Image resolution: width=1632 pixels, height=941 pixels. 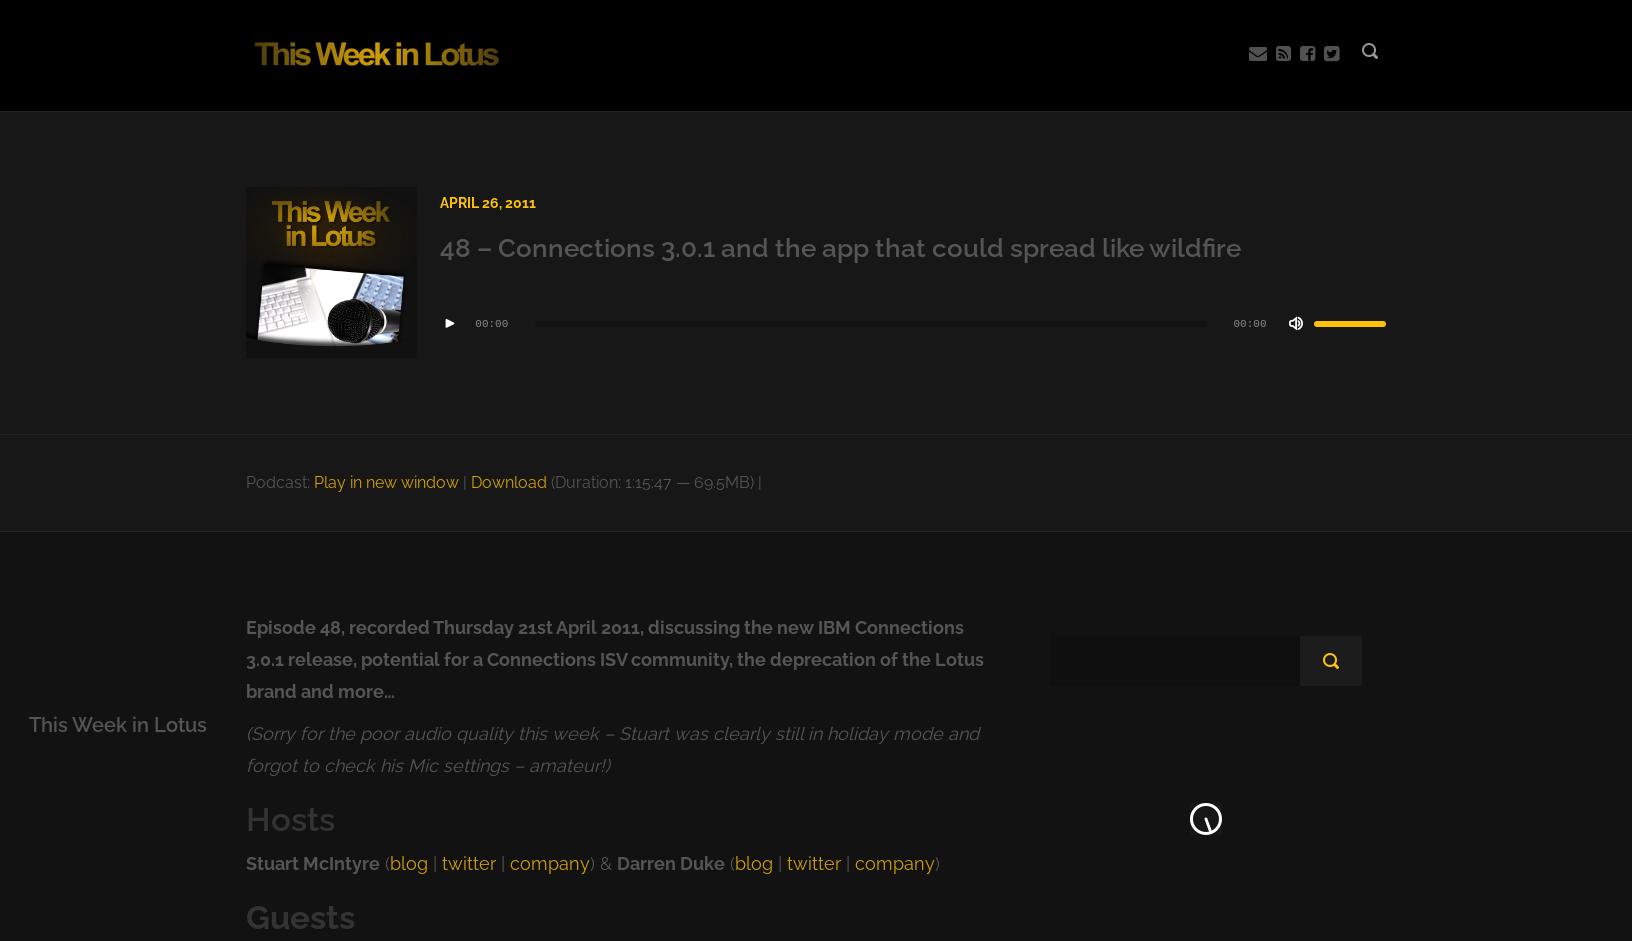 I want to click on '(Duration: 1:15:47 — 69.5MB) |', so click(x=653, y=481).